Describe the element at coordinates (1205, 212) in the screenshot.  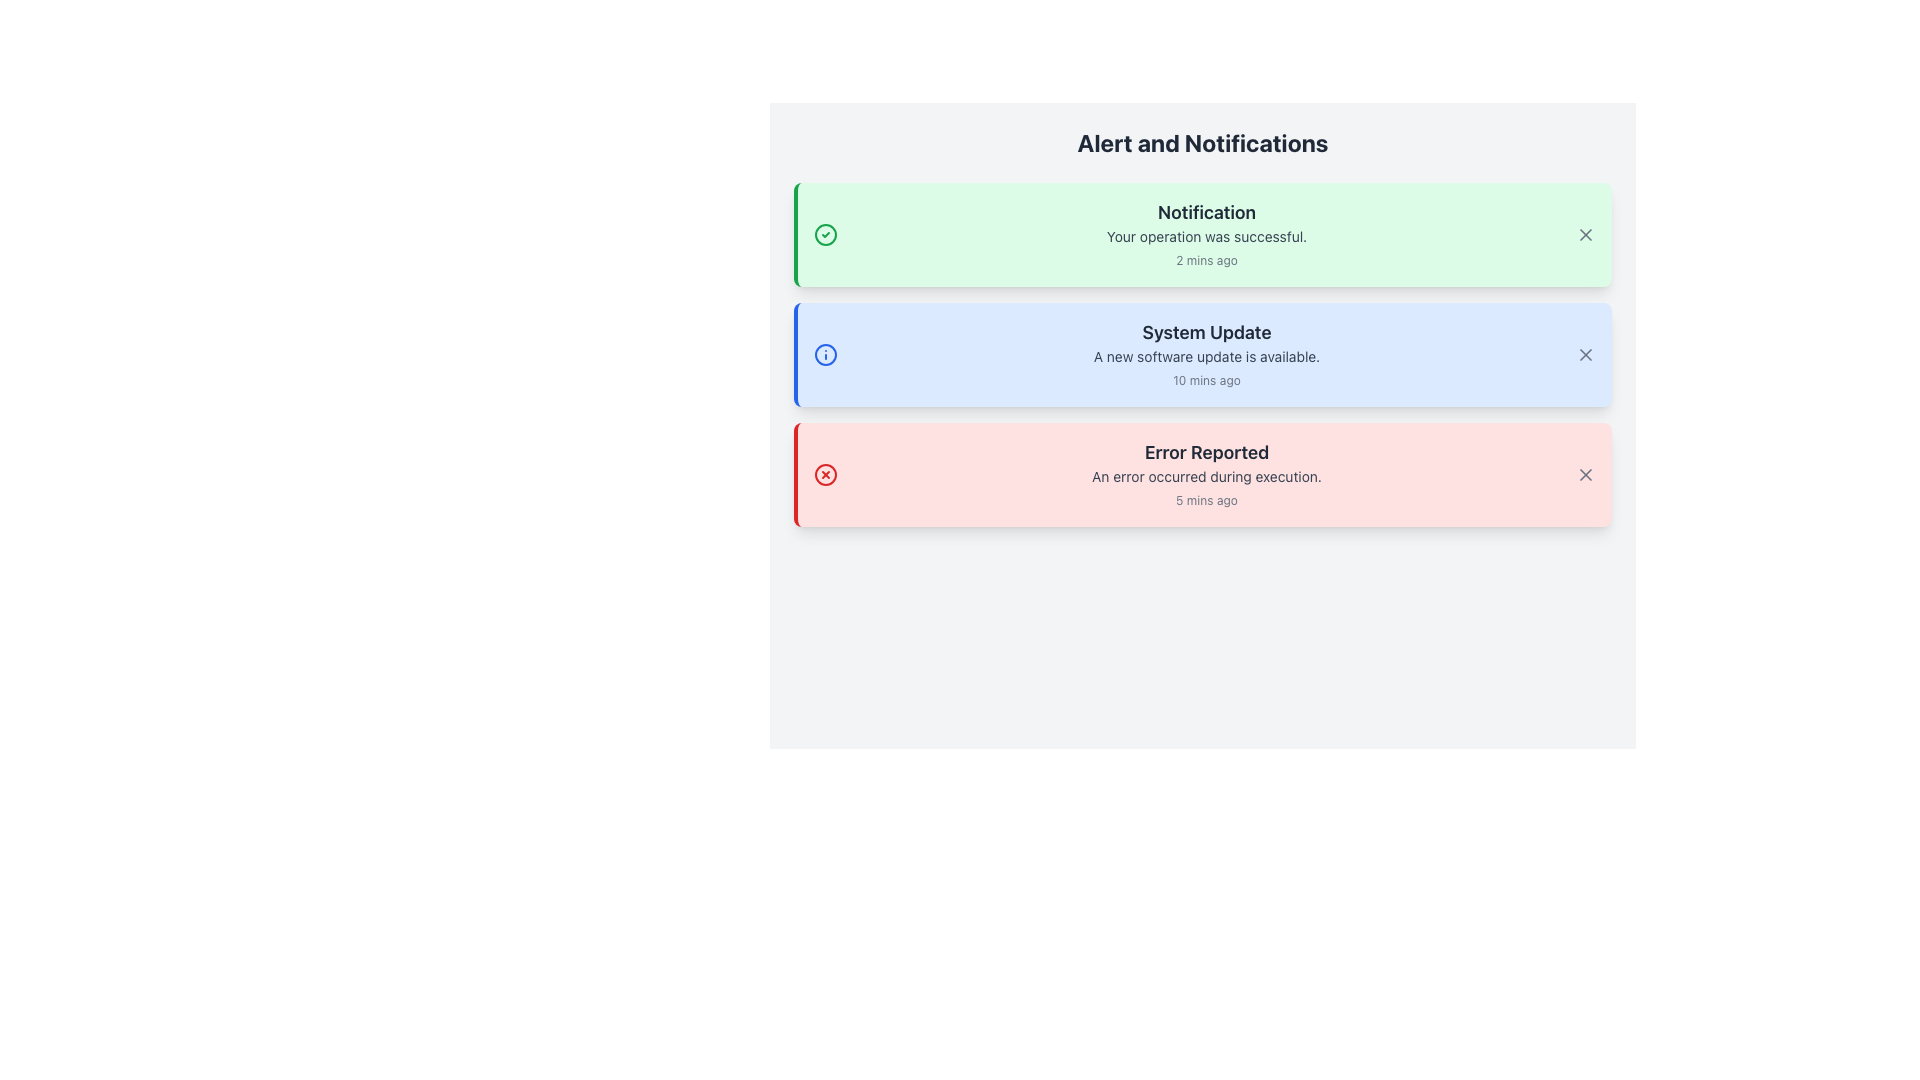
I see `the title text label located at the top of the green card in the 'Alert and Notifications' section, which summarizes the purpose or category of the notification` at that location.